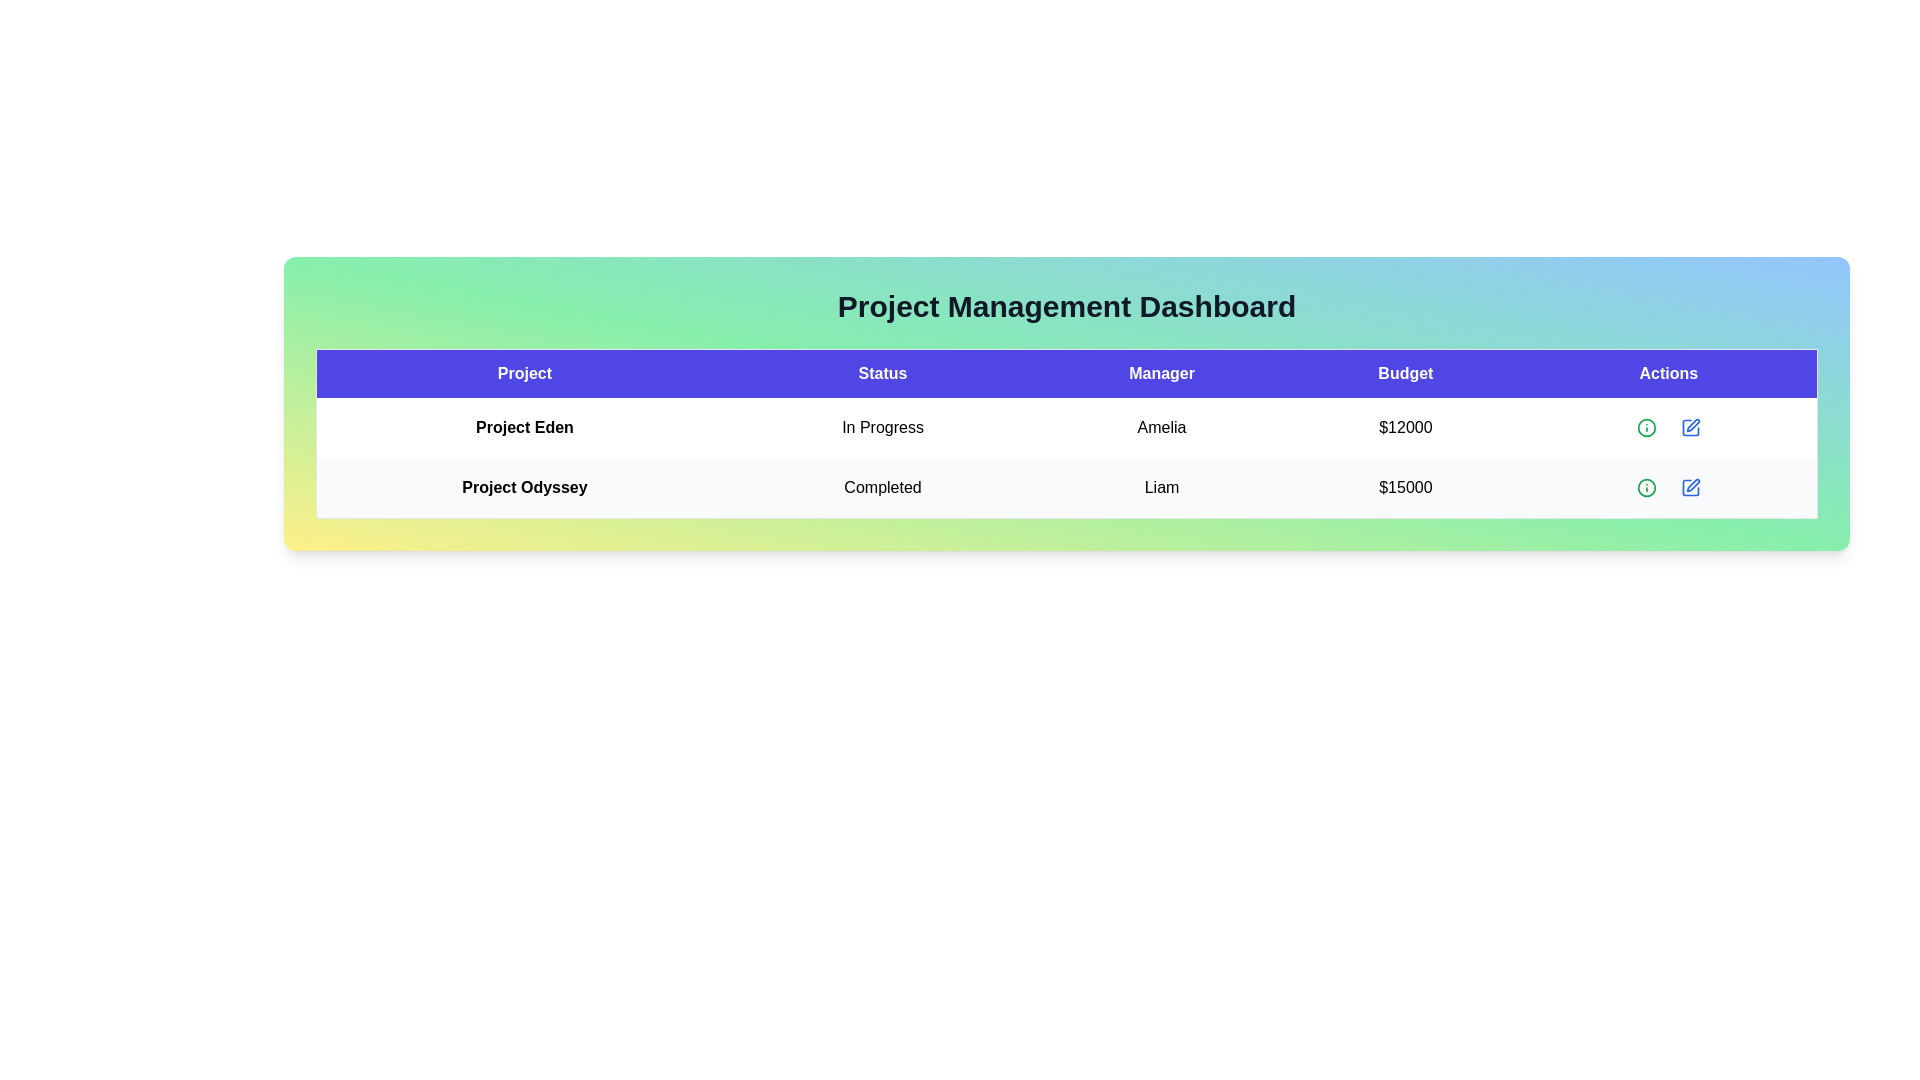 This screenshot has width=1920, height=1080. I want to click on the text display showing 'Liam' in black text, located in the third column of the second row of the table, so click(1161, 488).